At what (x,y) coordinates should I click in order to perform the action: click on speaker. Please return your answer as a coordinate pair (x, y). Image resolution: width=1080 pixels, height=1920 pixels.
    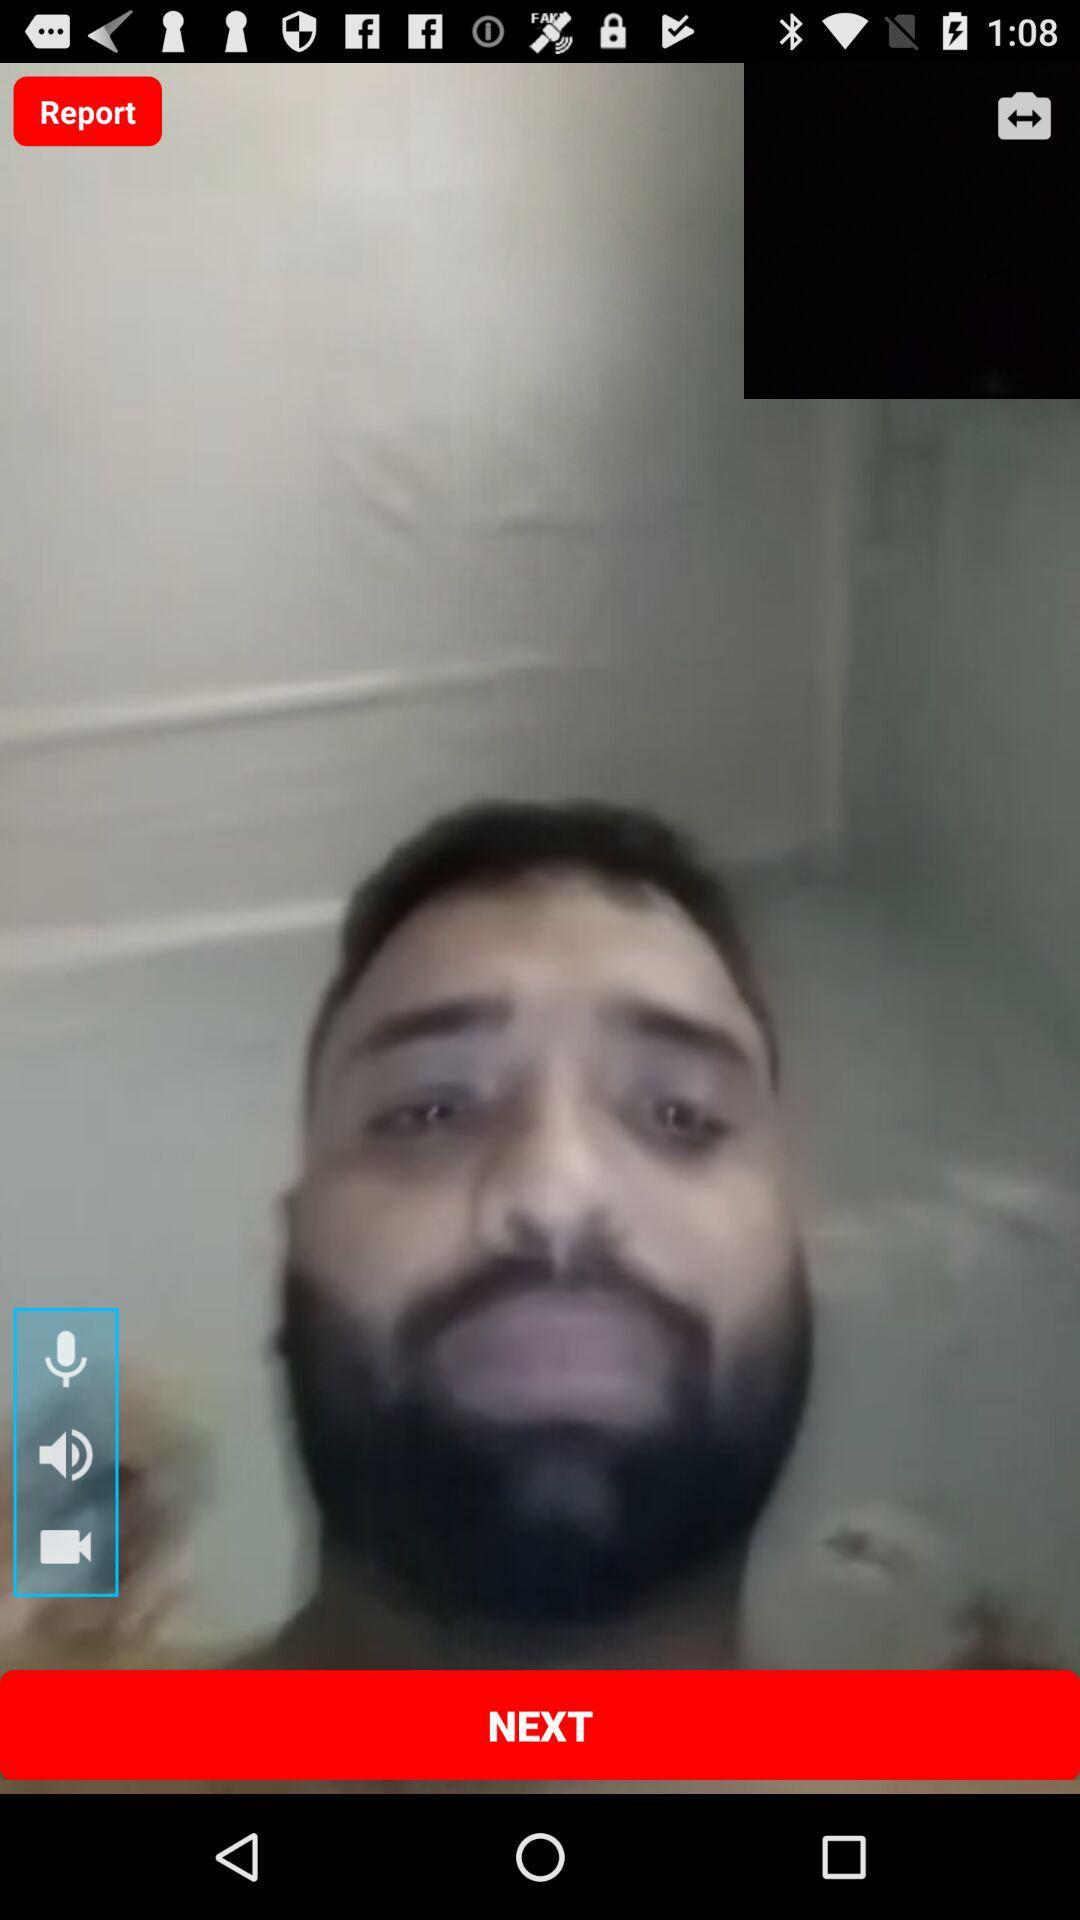
    Looking at the image, I should click on (64, 1454).